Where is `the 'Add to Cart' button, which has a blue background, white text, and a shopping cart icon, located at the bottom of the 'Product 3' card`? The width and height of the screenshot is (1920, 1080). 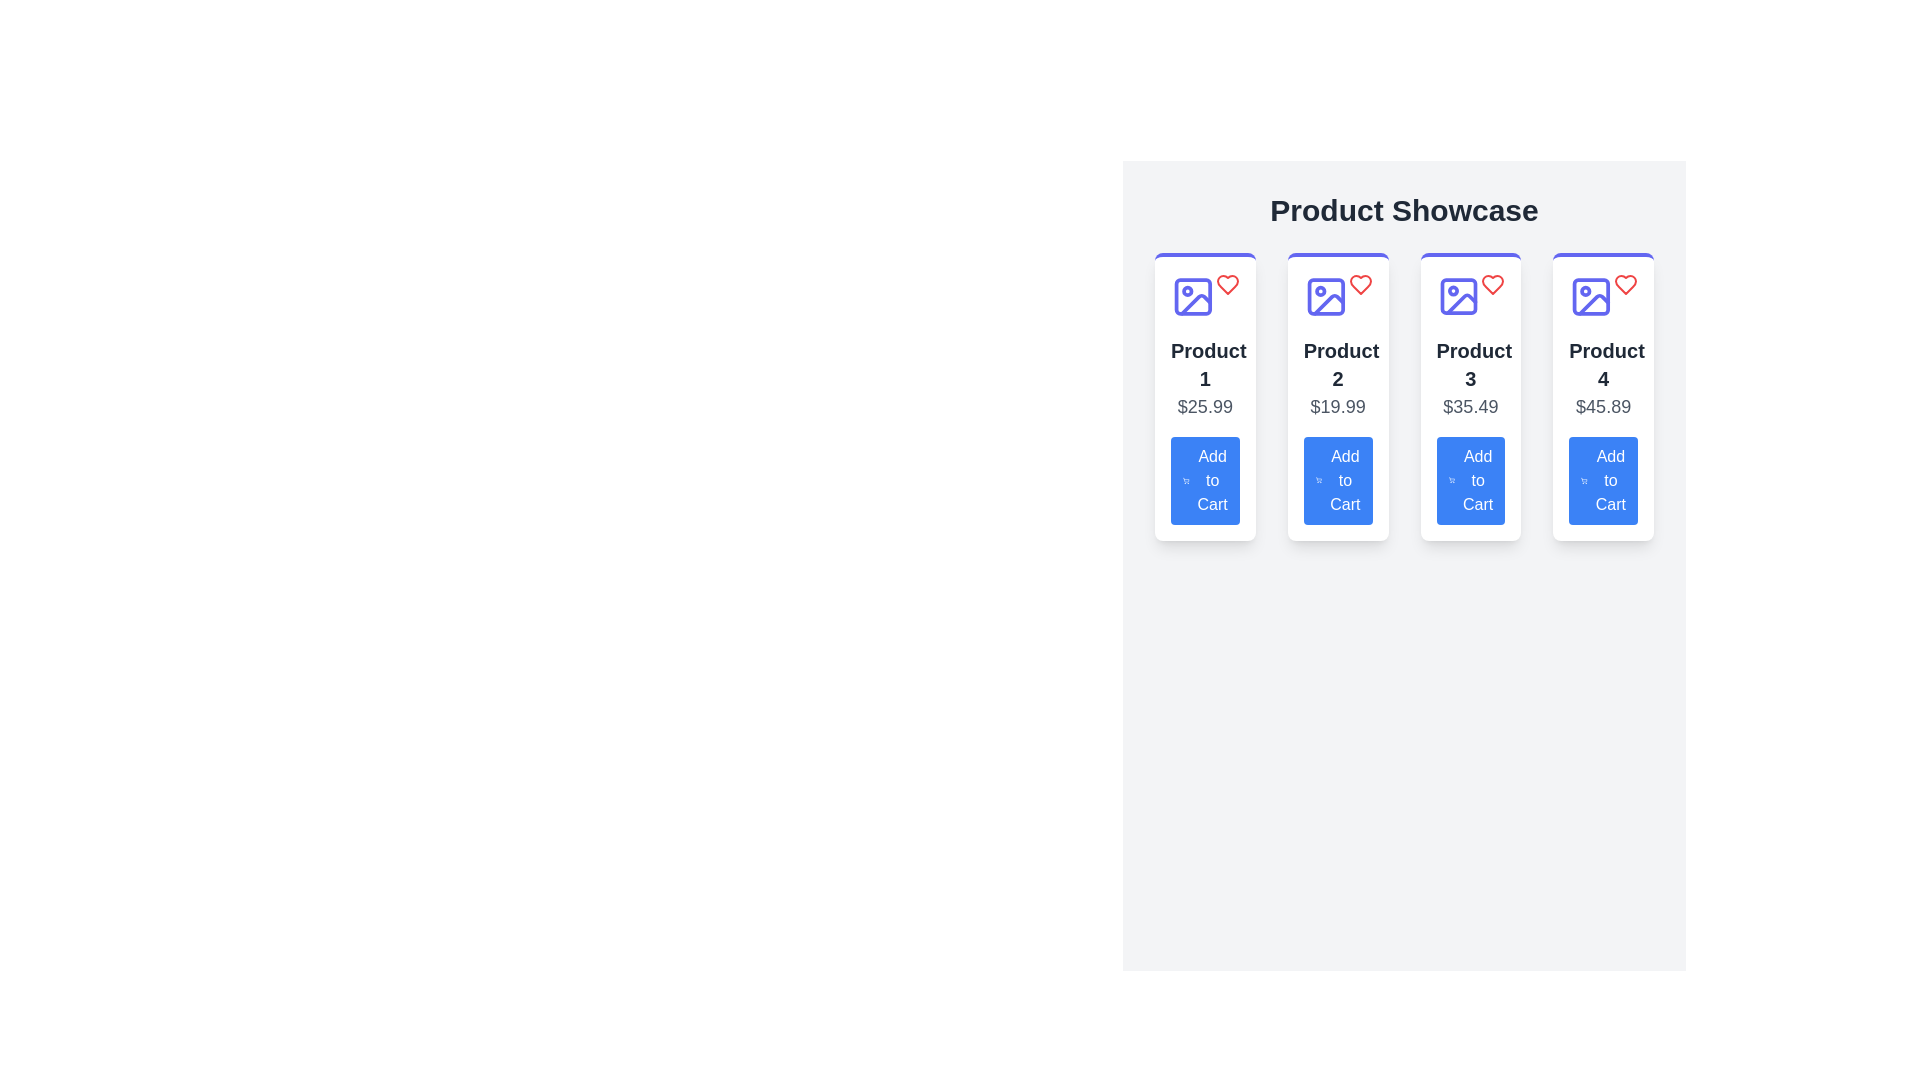 the 'Add to Cart' button, which has a blue background, white text, and a shopping cart icon, located at the bottom of the 'Product 3' card is located at coordinates (1470, 481).